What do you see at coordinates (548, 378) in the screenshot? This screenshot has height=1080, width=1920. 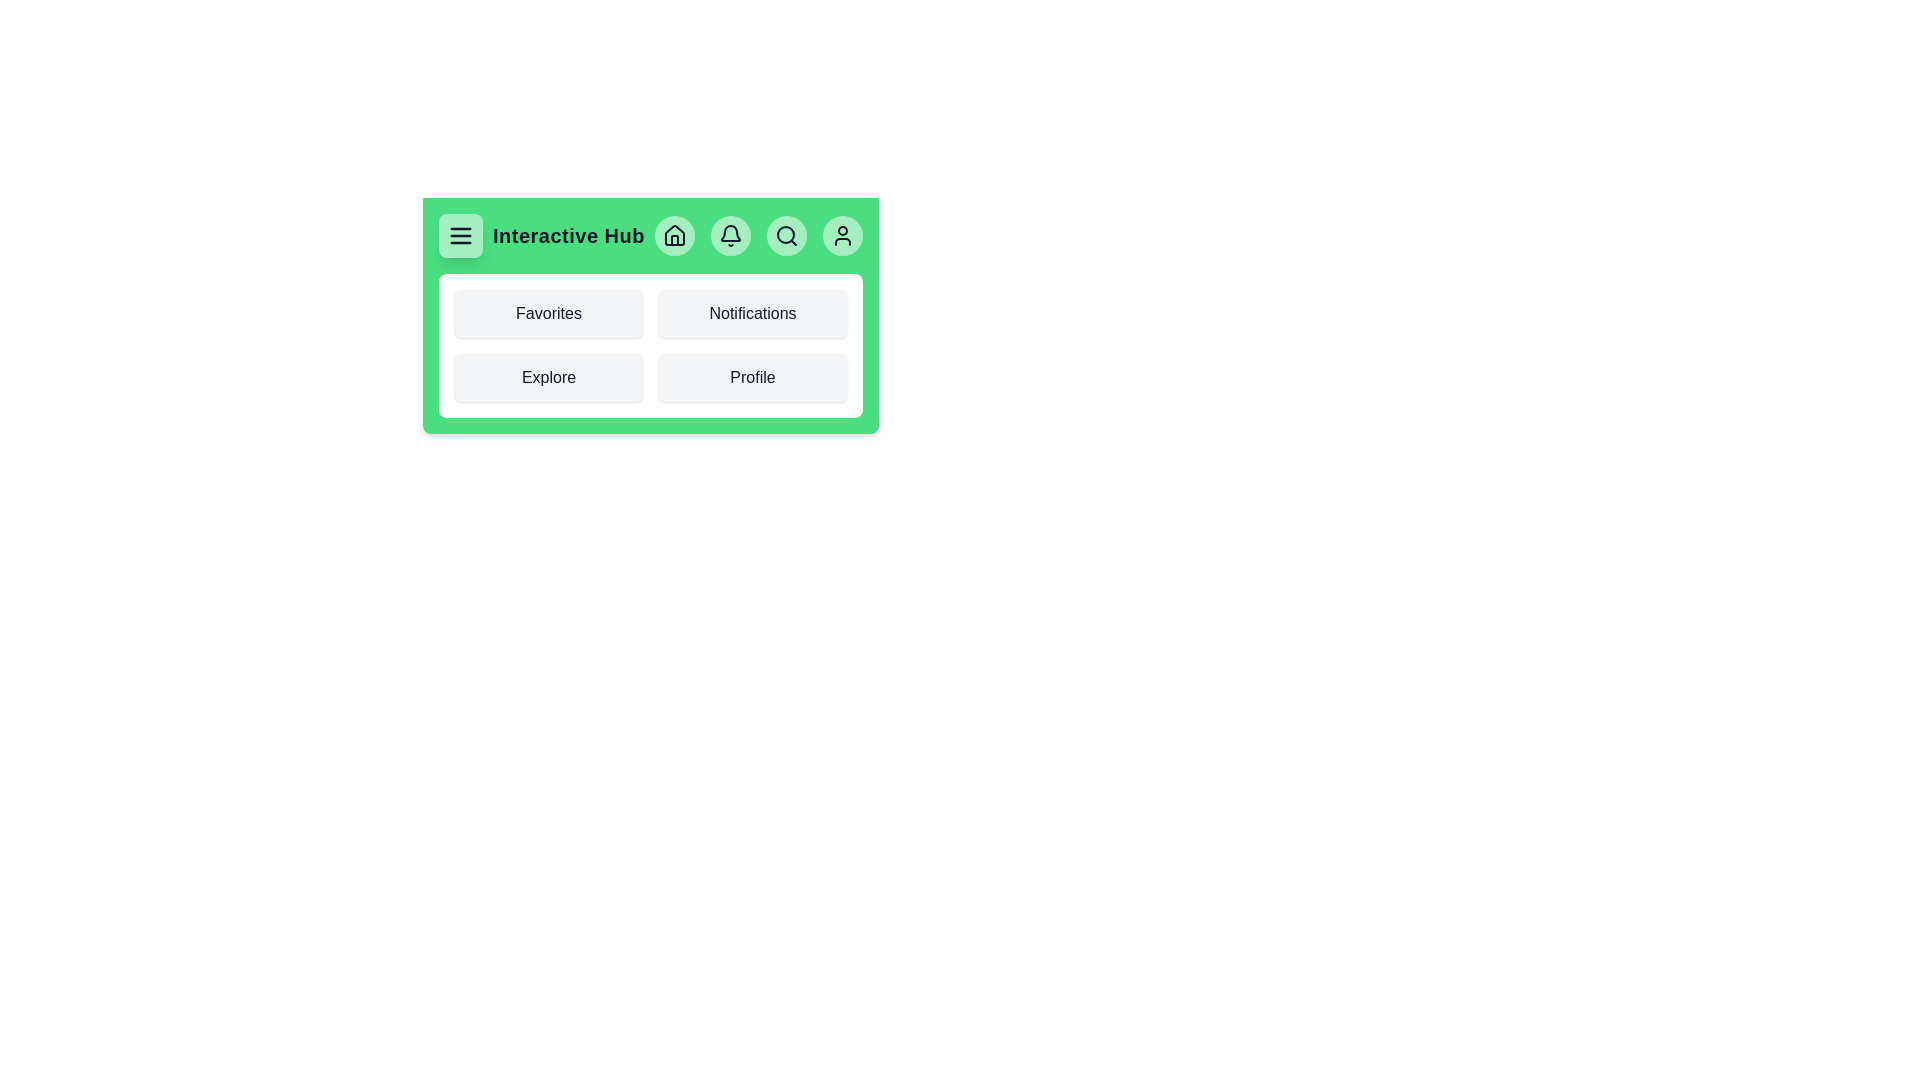 I see `the interactive element Explore Link` at bounding box center [548, 378].